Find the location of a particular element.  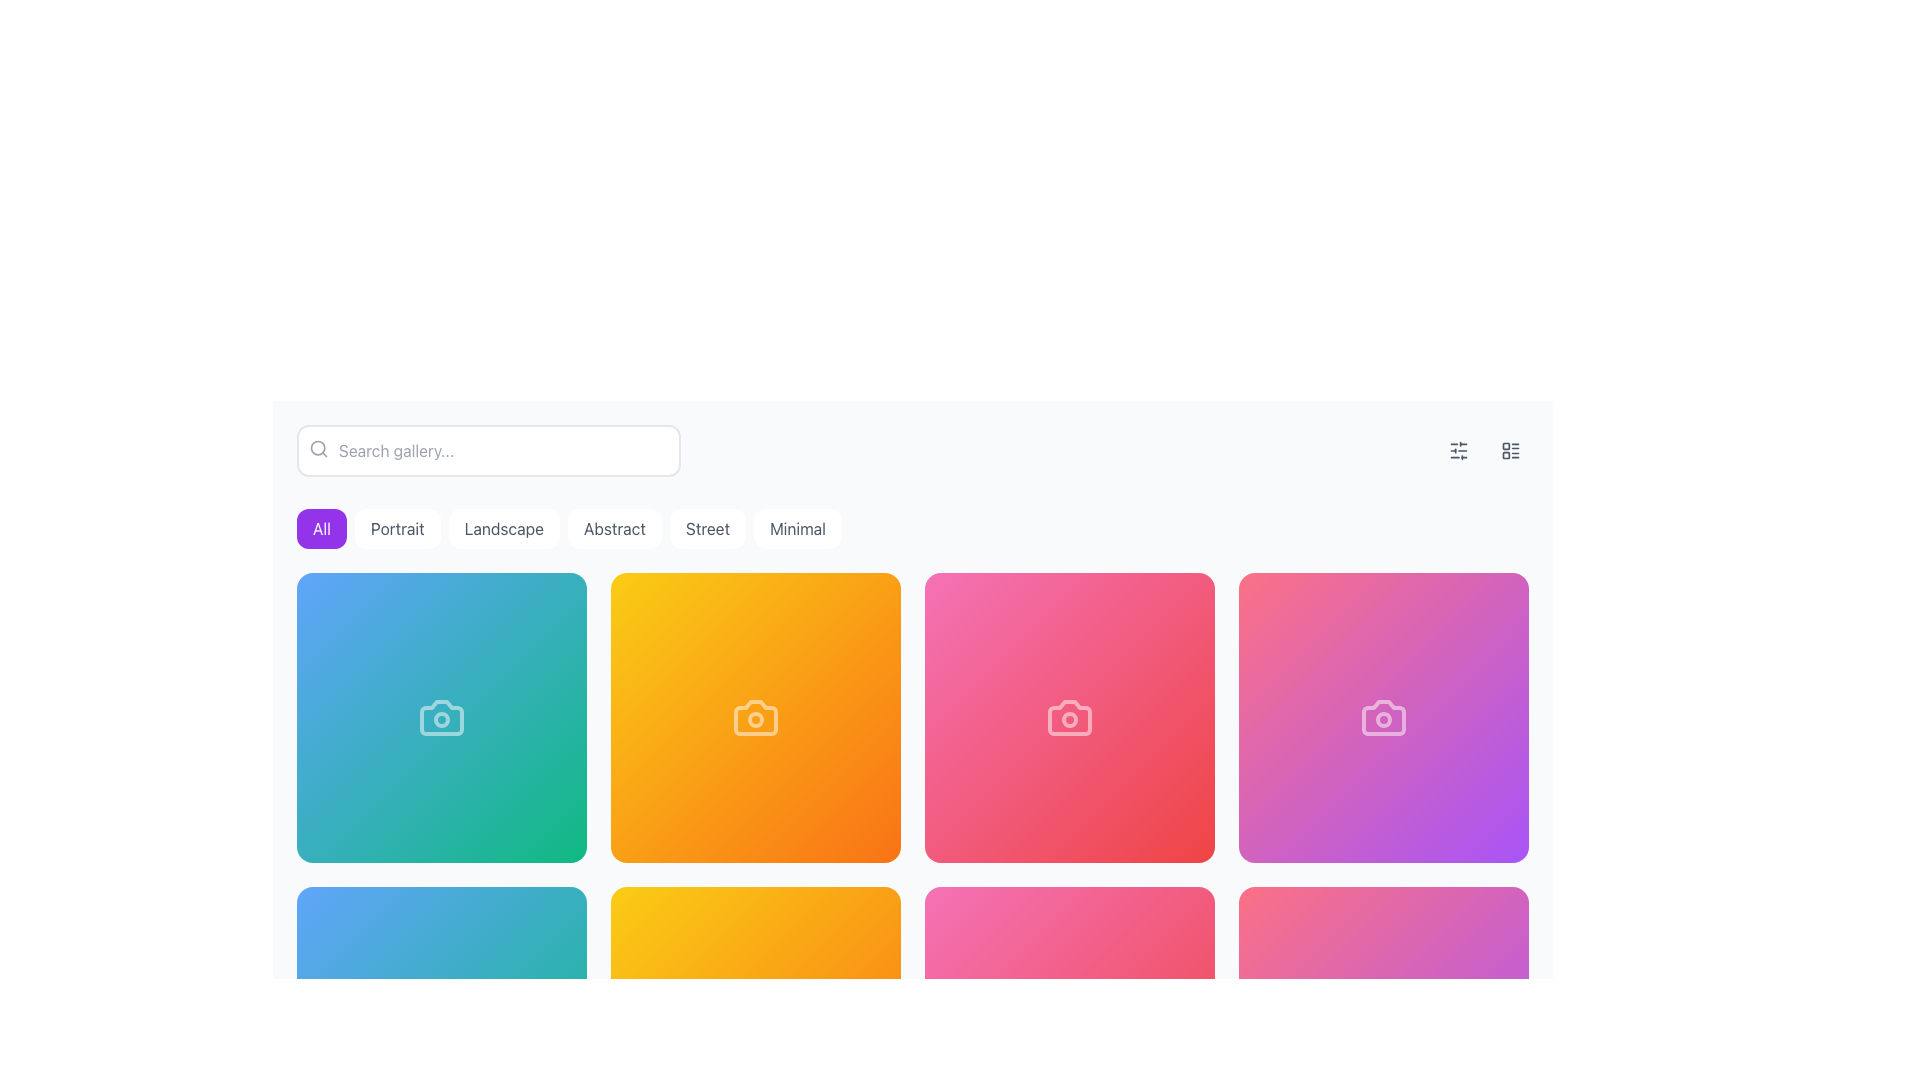

the camera icon, which is a stylized representation with a rectangular body and circular lens, outlined with a light pink stroke, located in the last column of the second row in the gallery layout is located at coordinates (1382, 716).